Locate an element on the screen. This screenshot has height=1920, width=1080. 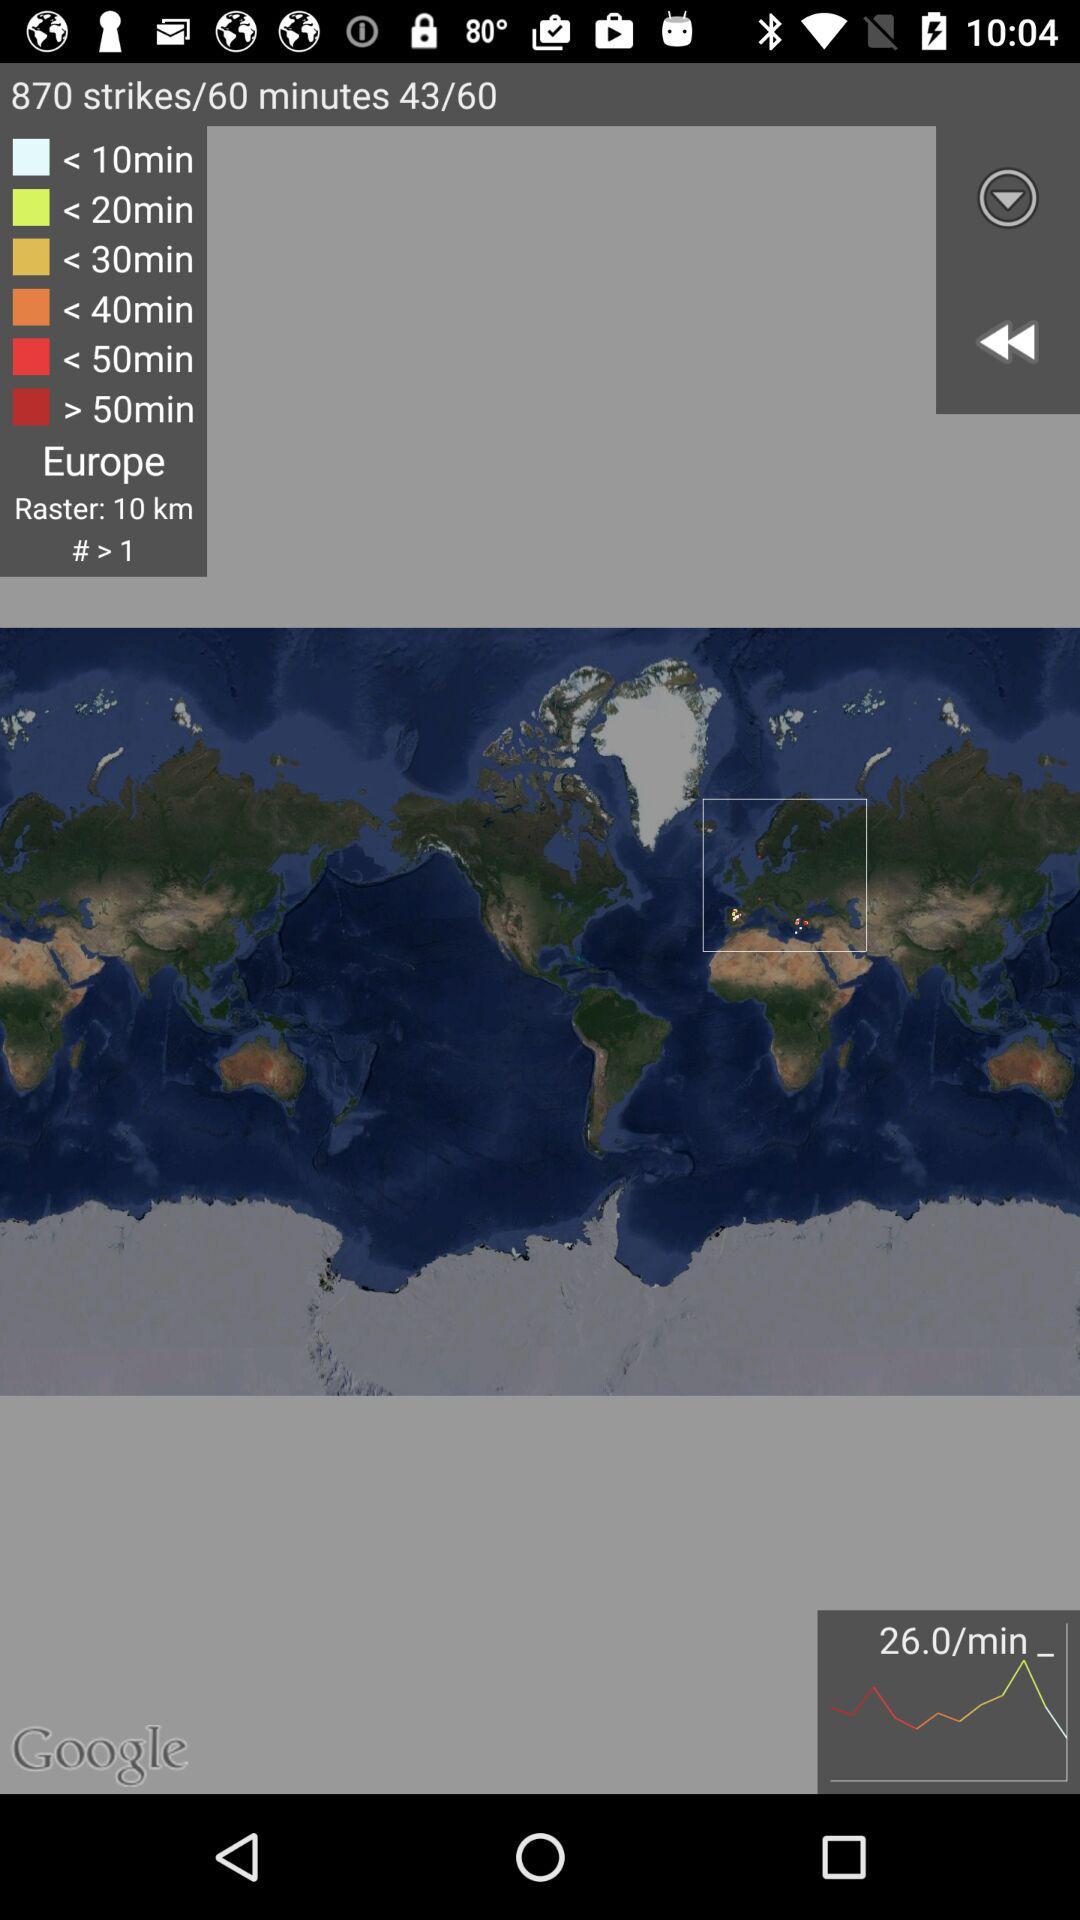
the icon below 870 strikes 60 item is located at coordinates (1007, 197).